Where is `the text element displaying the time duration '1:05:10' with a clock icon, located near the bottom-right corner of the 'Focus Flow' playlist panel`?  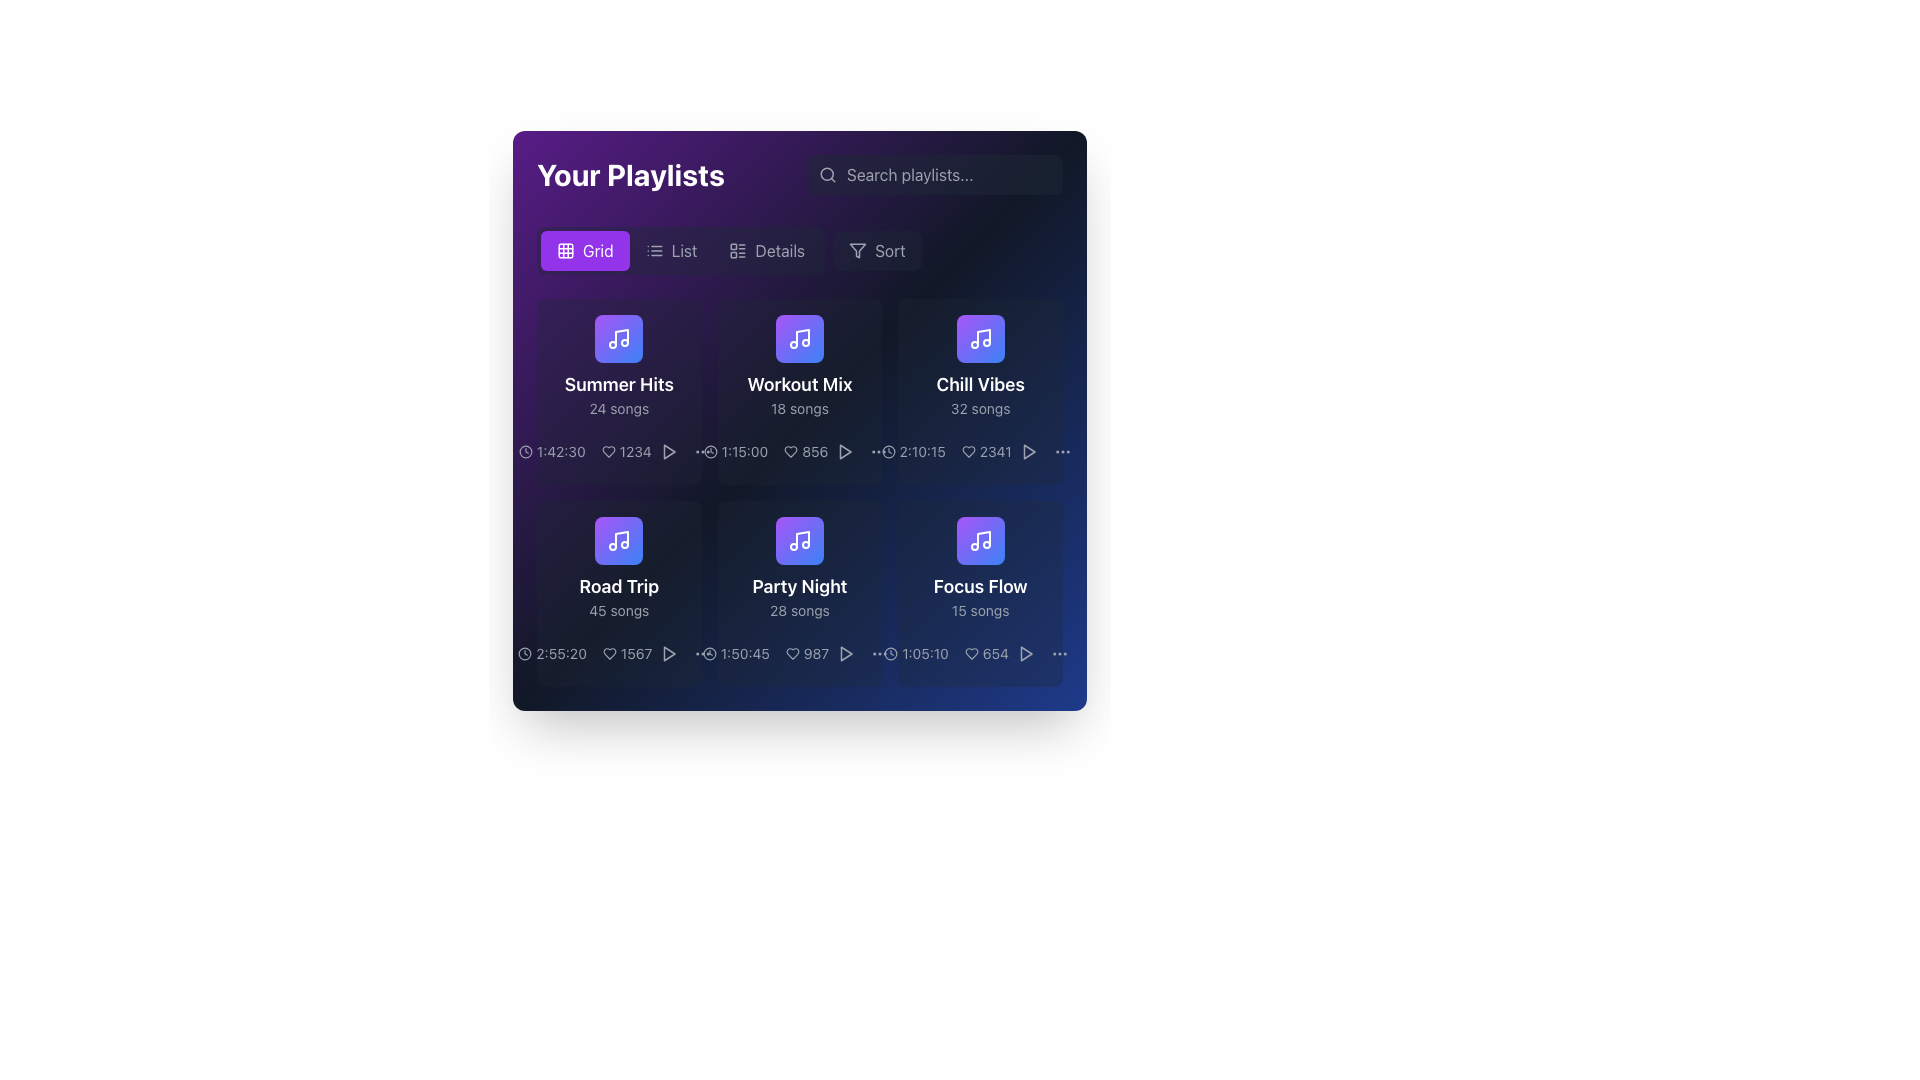
the text element displaying the time duration '1:05:10' with a clock icon, located near the bottom-right corner of the 'Focus Flow' playlist panel is located at coordinates (915, 654).